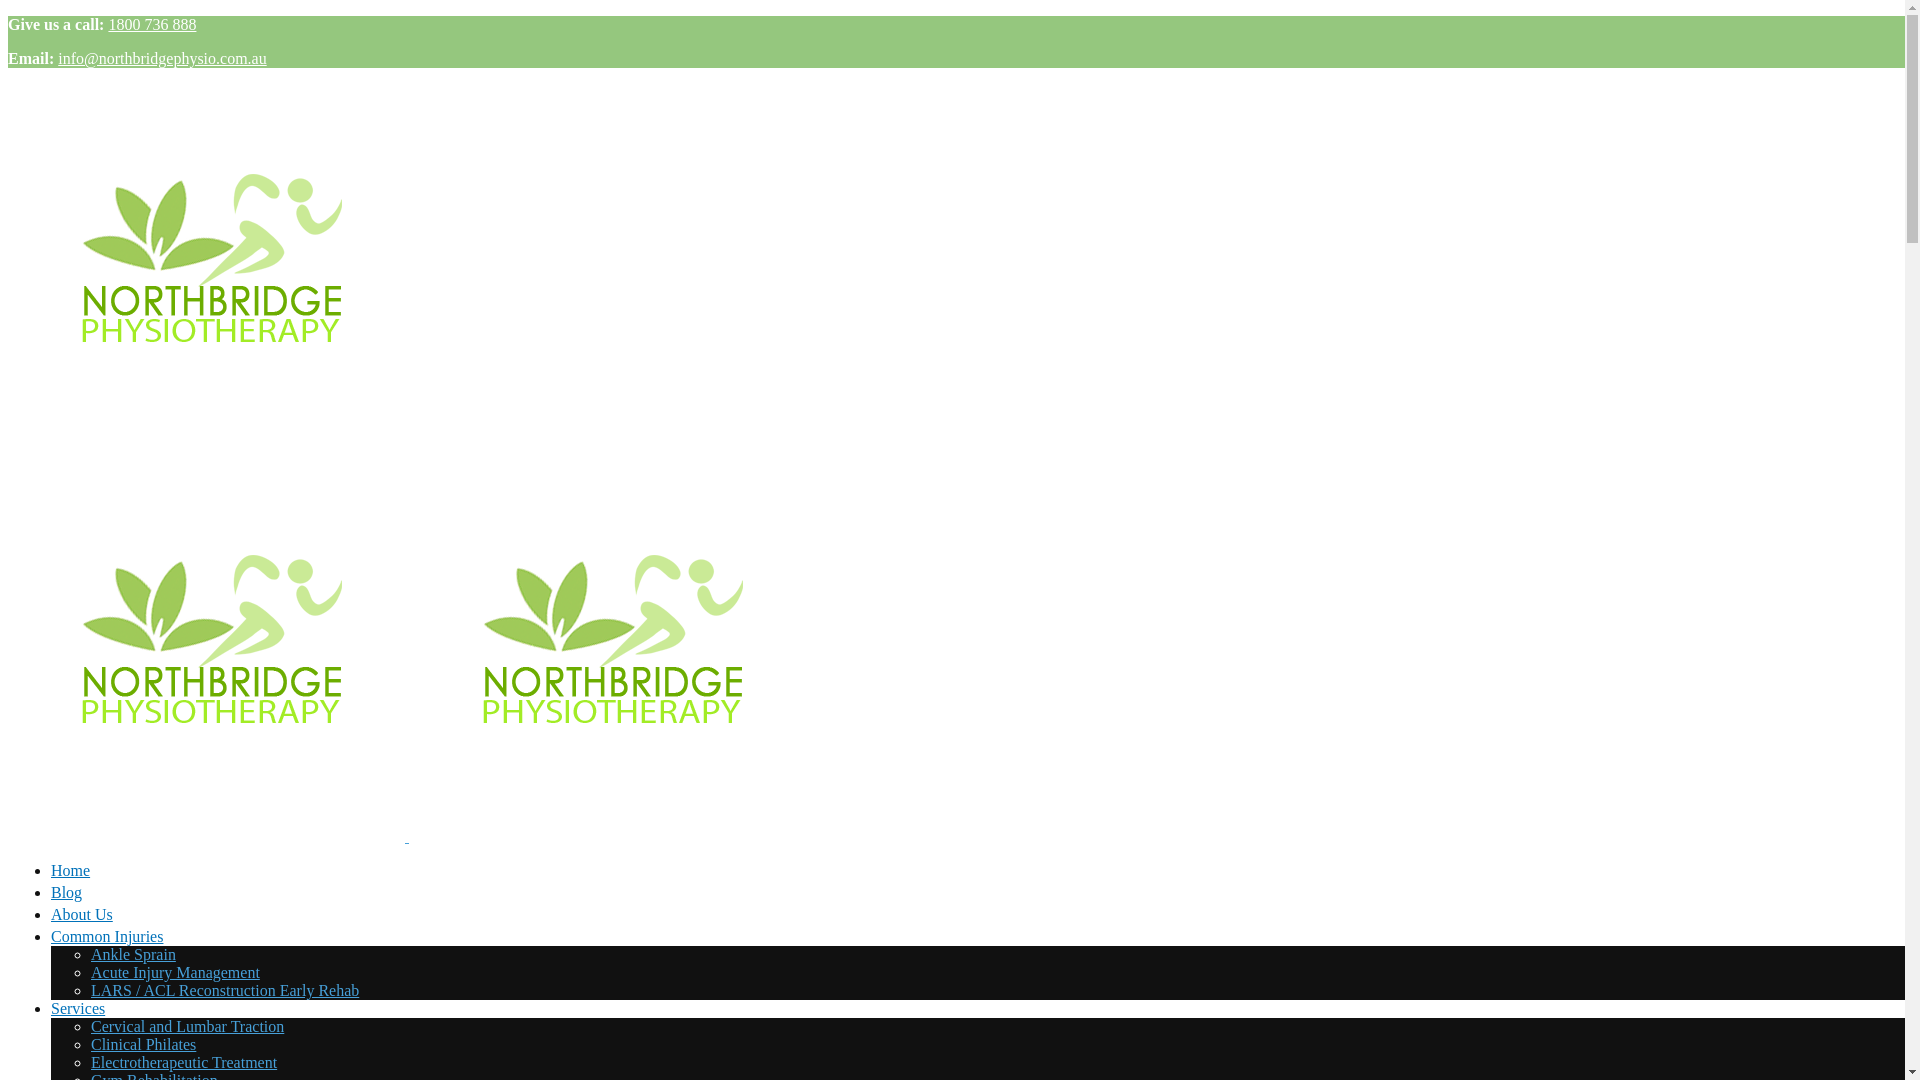  Describe the element at coordinates (51, 917) in the screenshot. I see `'About Us'` at that location.